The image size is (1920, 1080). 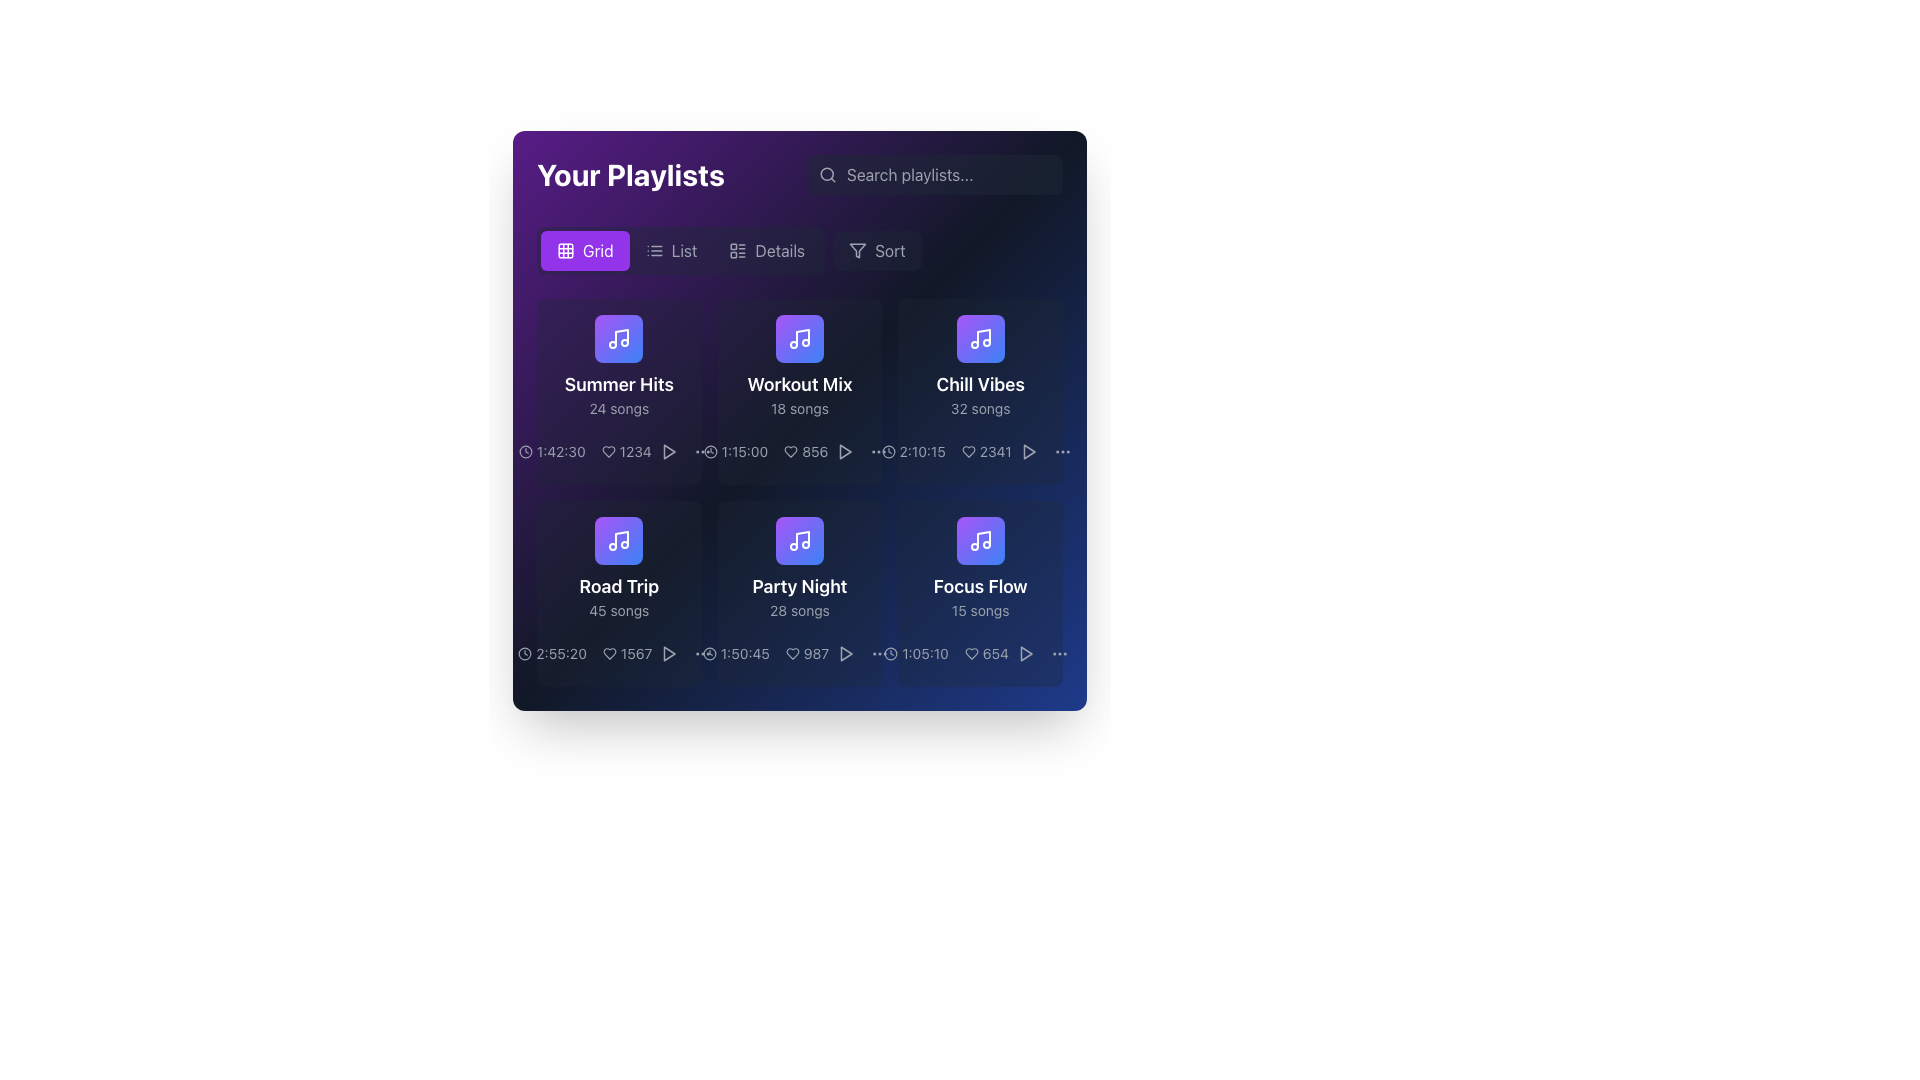 I want to click on the 'Grid' layout toggle button icon located in the top-left corner of the playlist interface, so click(x=565, y=249).